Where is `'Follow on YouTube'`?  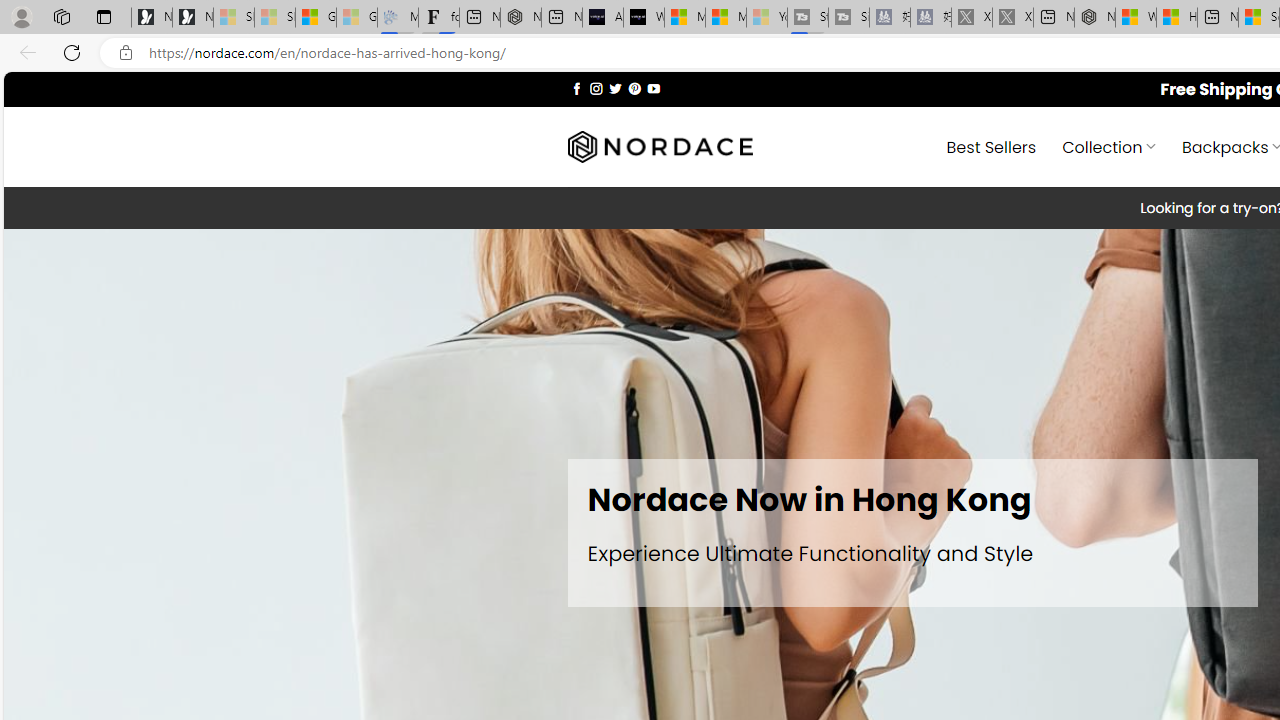 'Follow on YouTube' is located at coordinates (653, 87).